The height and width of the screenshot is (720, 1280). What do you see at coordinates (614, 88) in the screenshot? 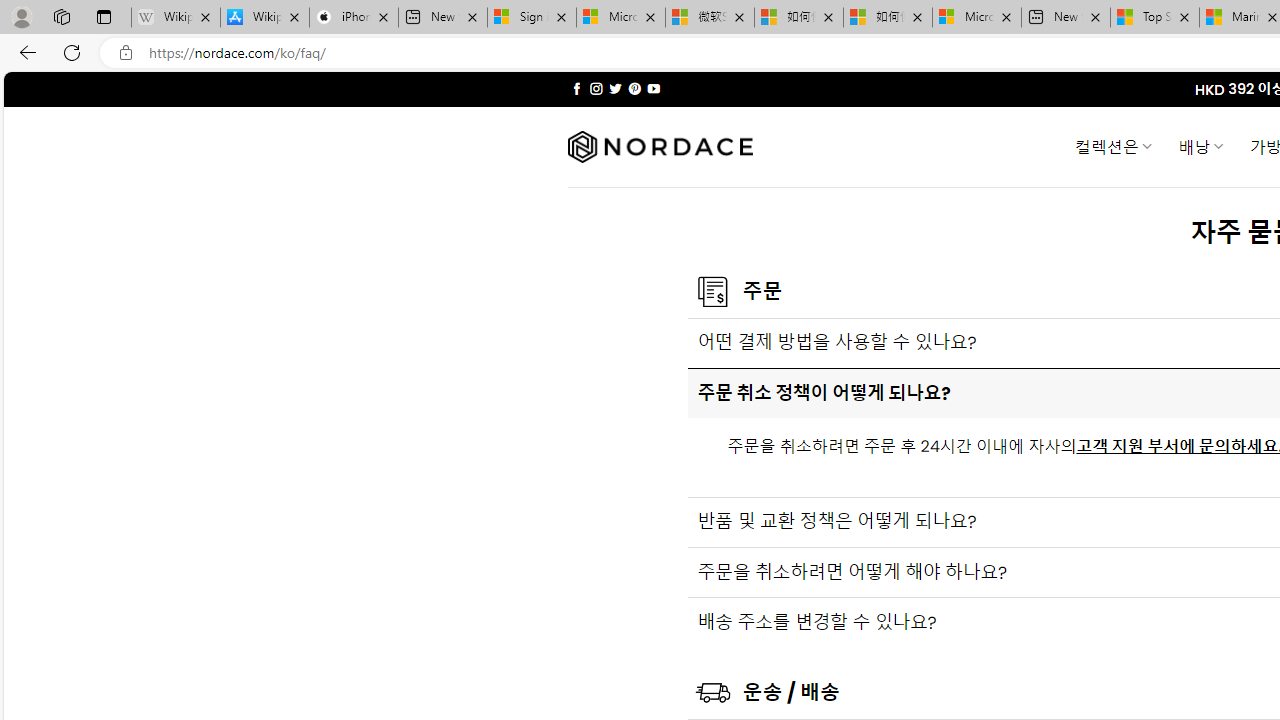
I see `'Follow on Twitter'` at bounding box center [614, 88].